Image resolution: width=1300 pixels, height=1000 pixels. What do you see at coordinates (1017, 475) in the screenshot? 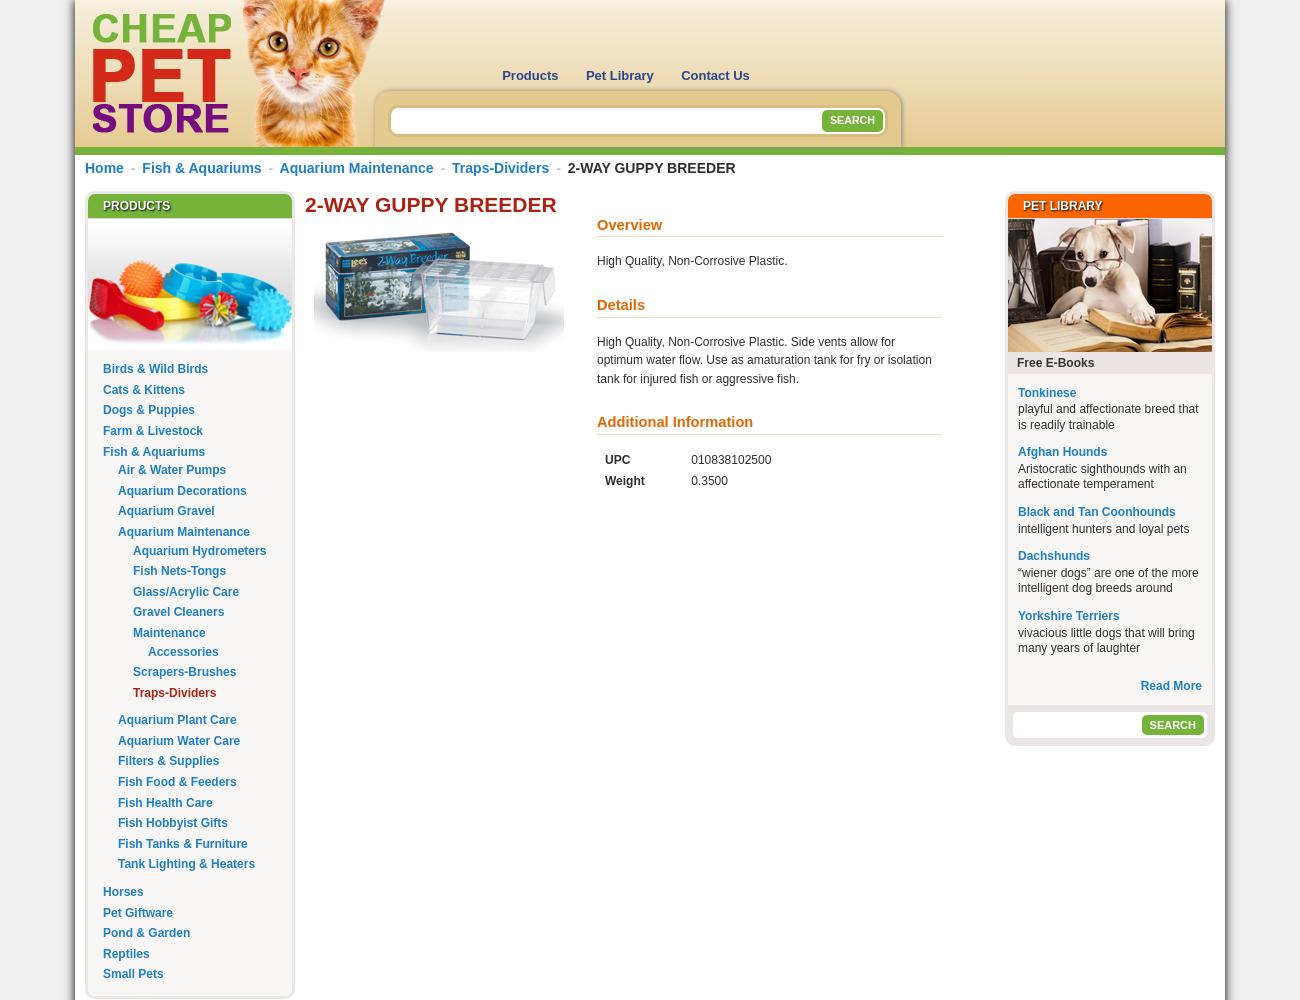
I see `'Aristocratic sighthounds with an affectionate temperament'` at bounding box center [1017, 475].